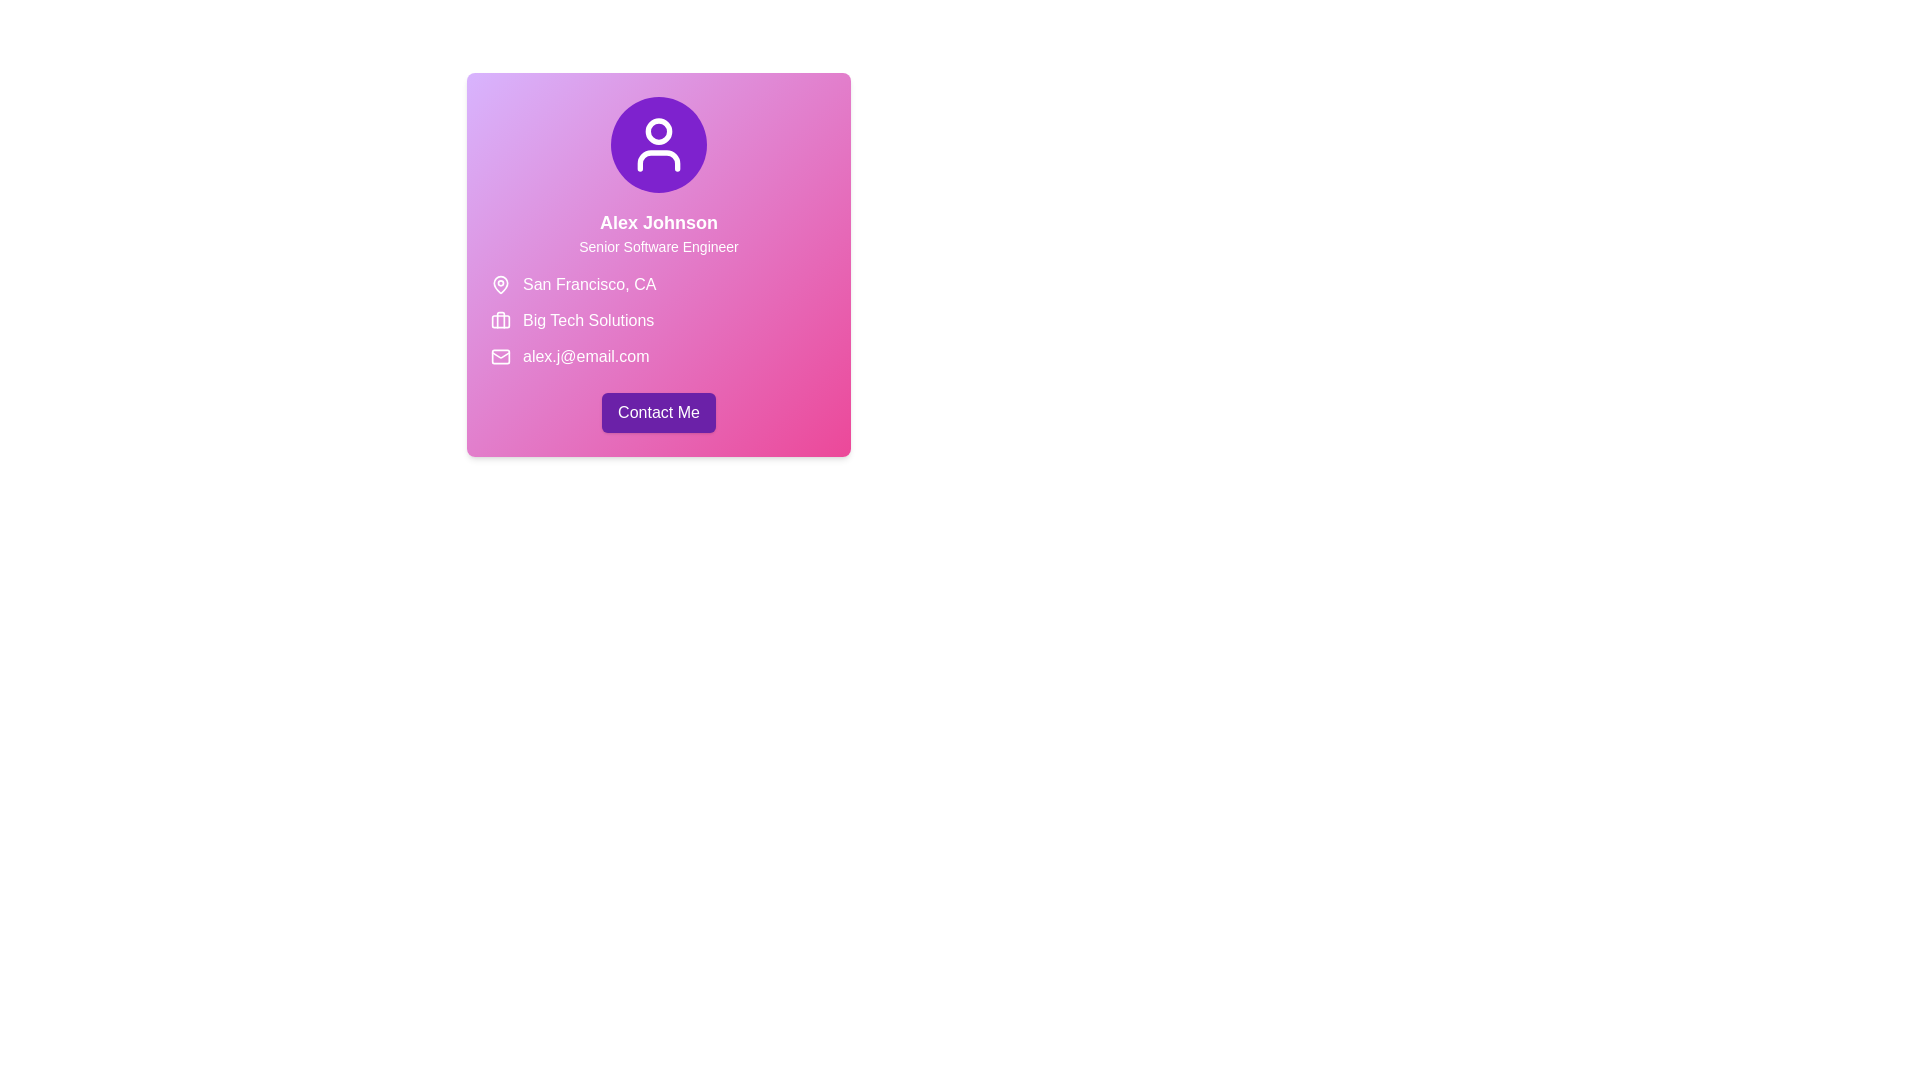  What do you see at coordinates (658, 144) in the screenshot?
I see `the circular user avatar with a purple background and a white icon representing a user, located at the top of Alex Johnson's profile card` at bounding box center [658, 144].